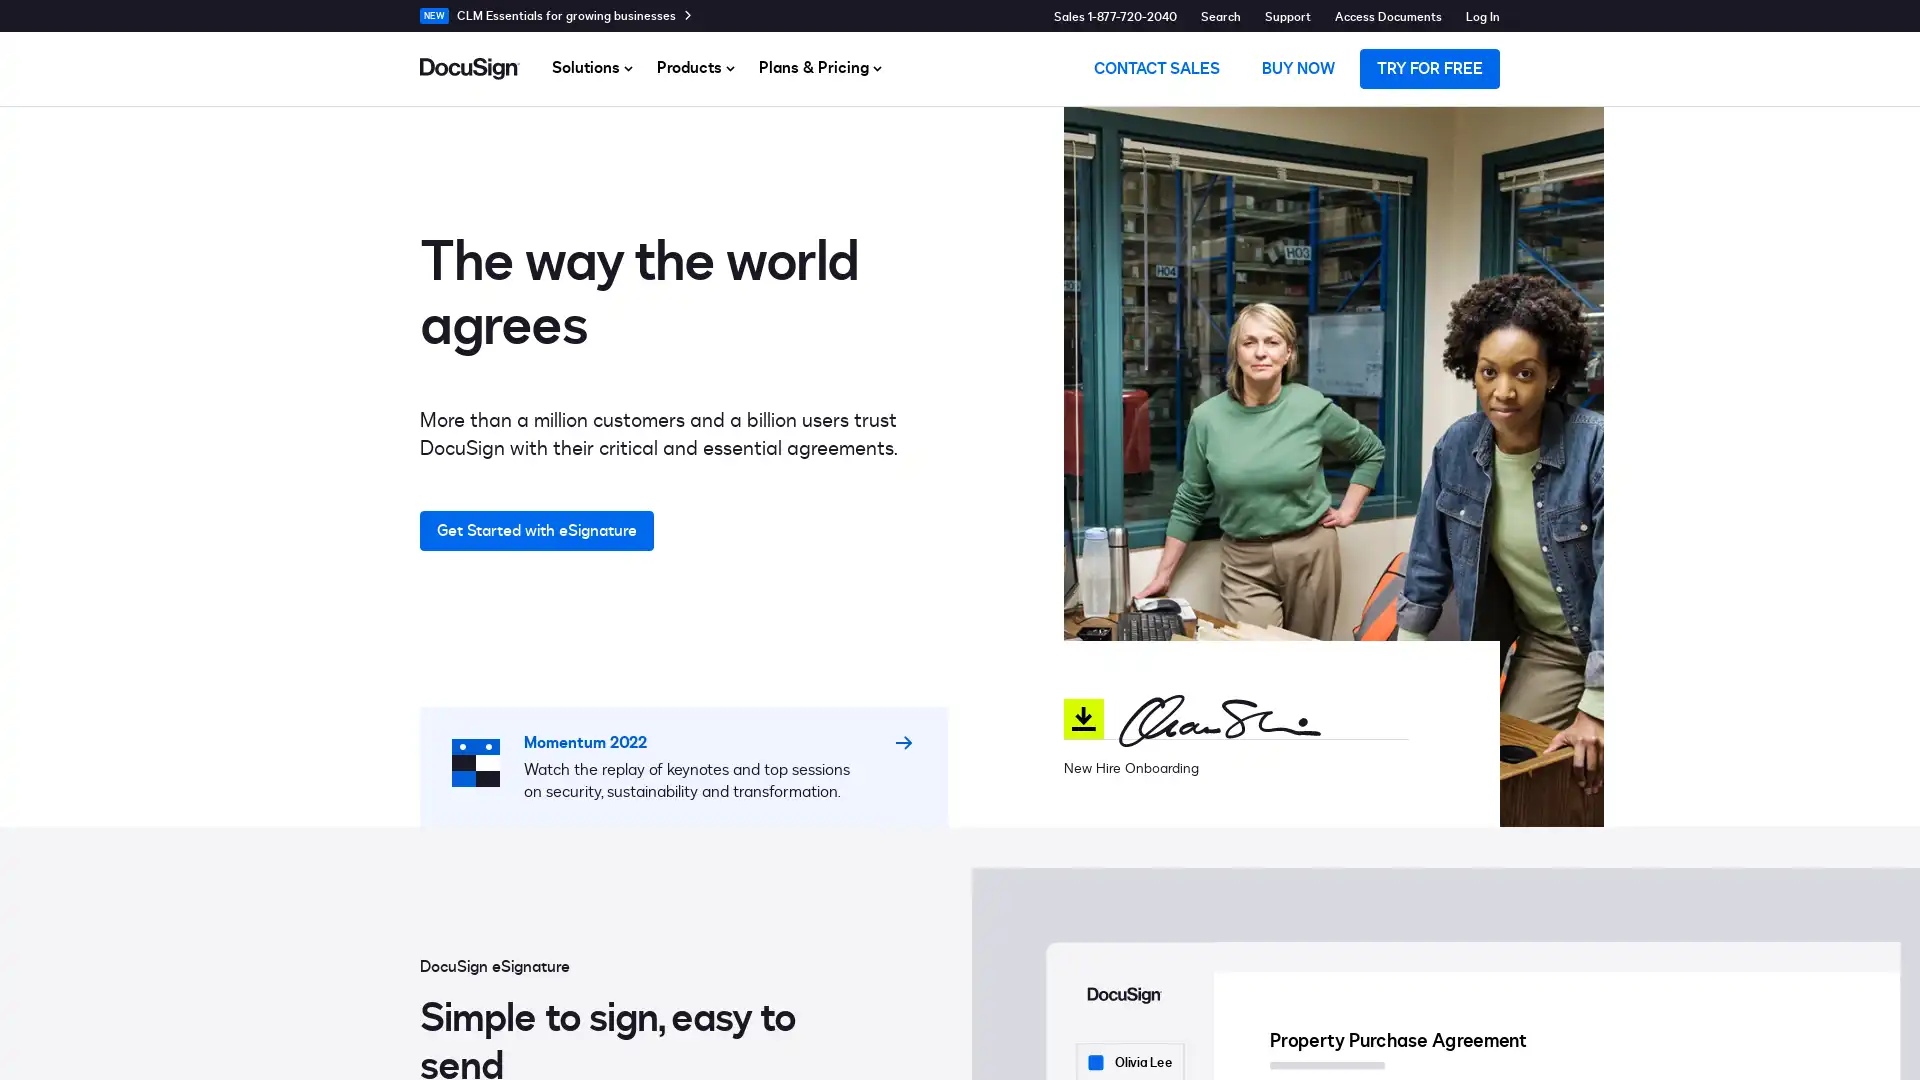 The image size is (1920, 1080). What do you see at coordinates (1219, 16) in the screenshot?
I see `Search` at bounding box center [1219, 16].